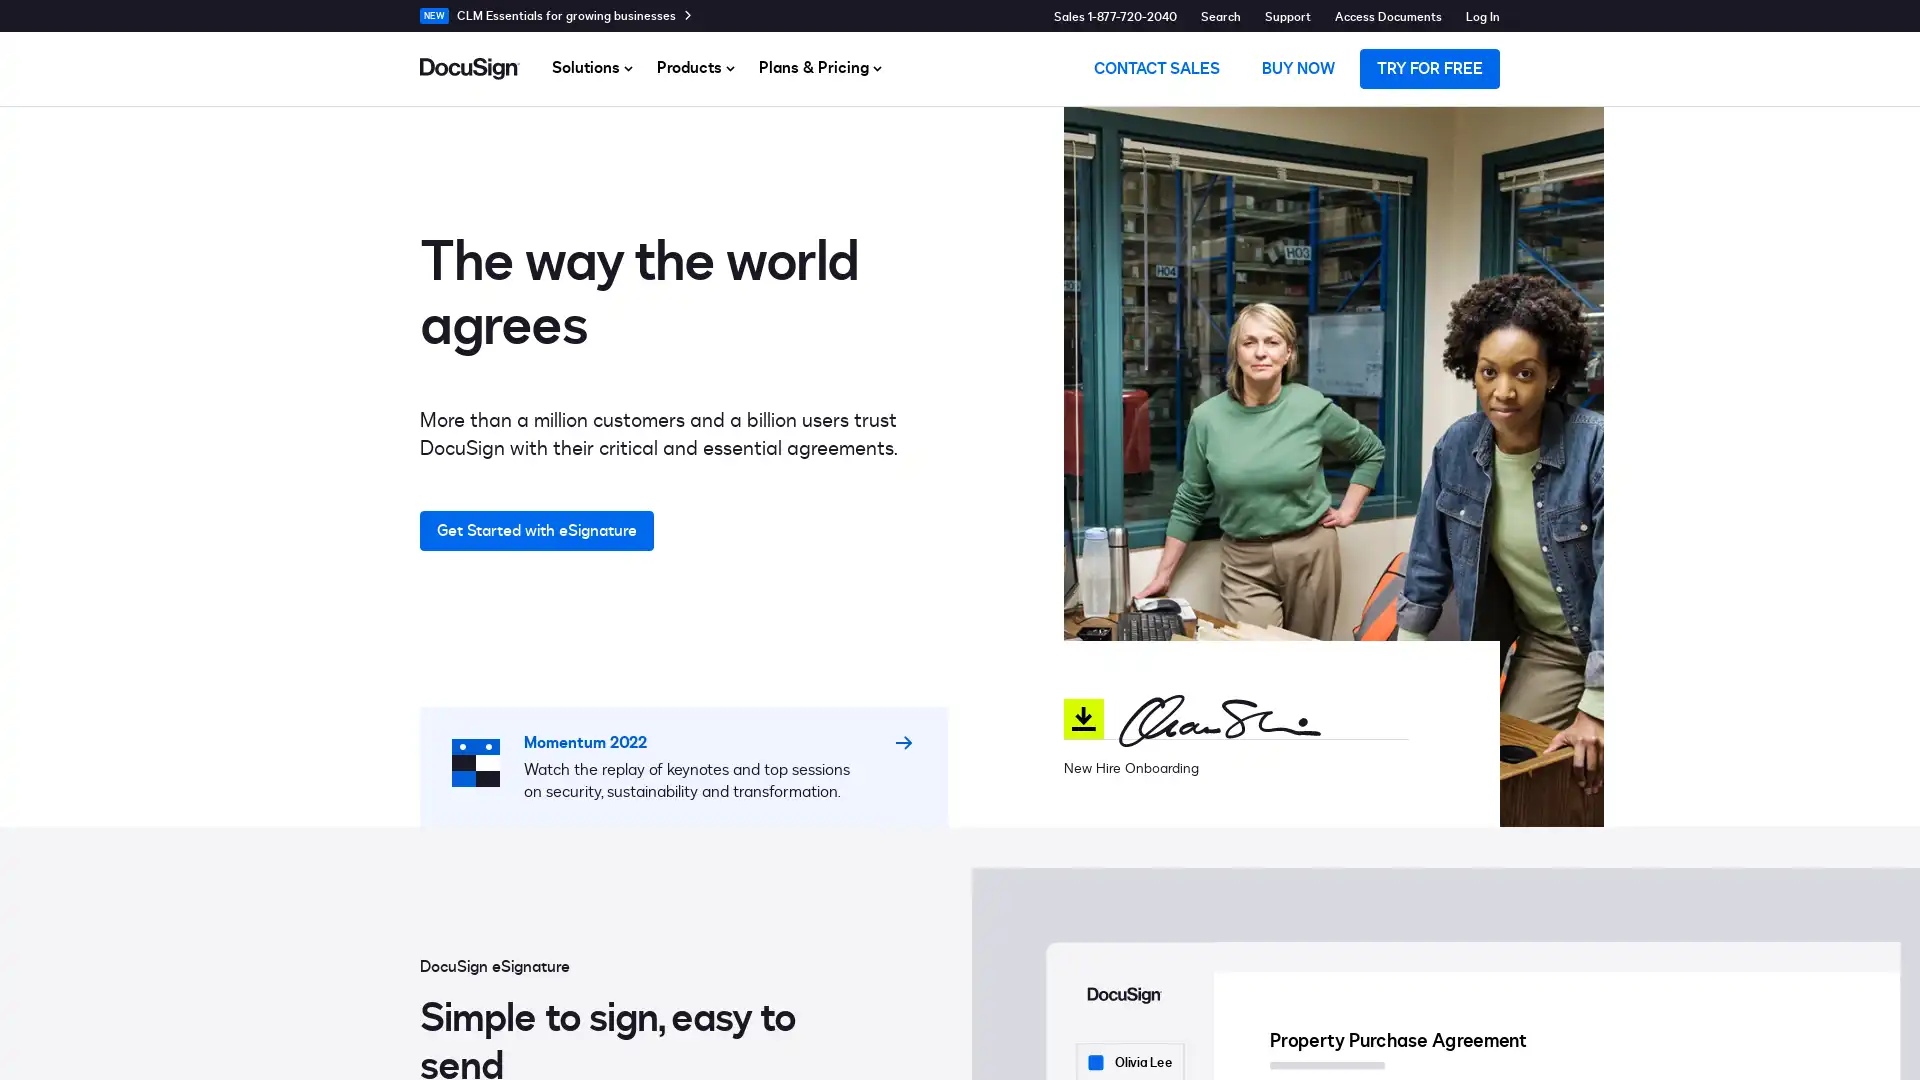 The image size is (1920, 1080). What do you see at coordinates (1219, 16) in the screenshot?
I see `Search` at bounding box center [1219, 16].